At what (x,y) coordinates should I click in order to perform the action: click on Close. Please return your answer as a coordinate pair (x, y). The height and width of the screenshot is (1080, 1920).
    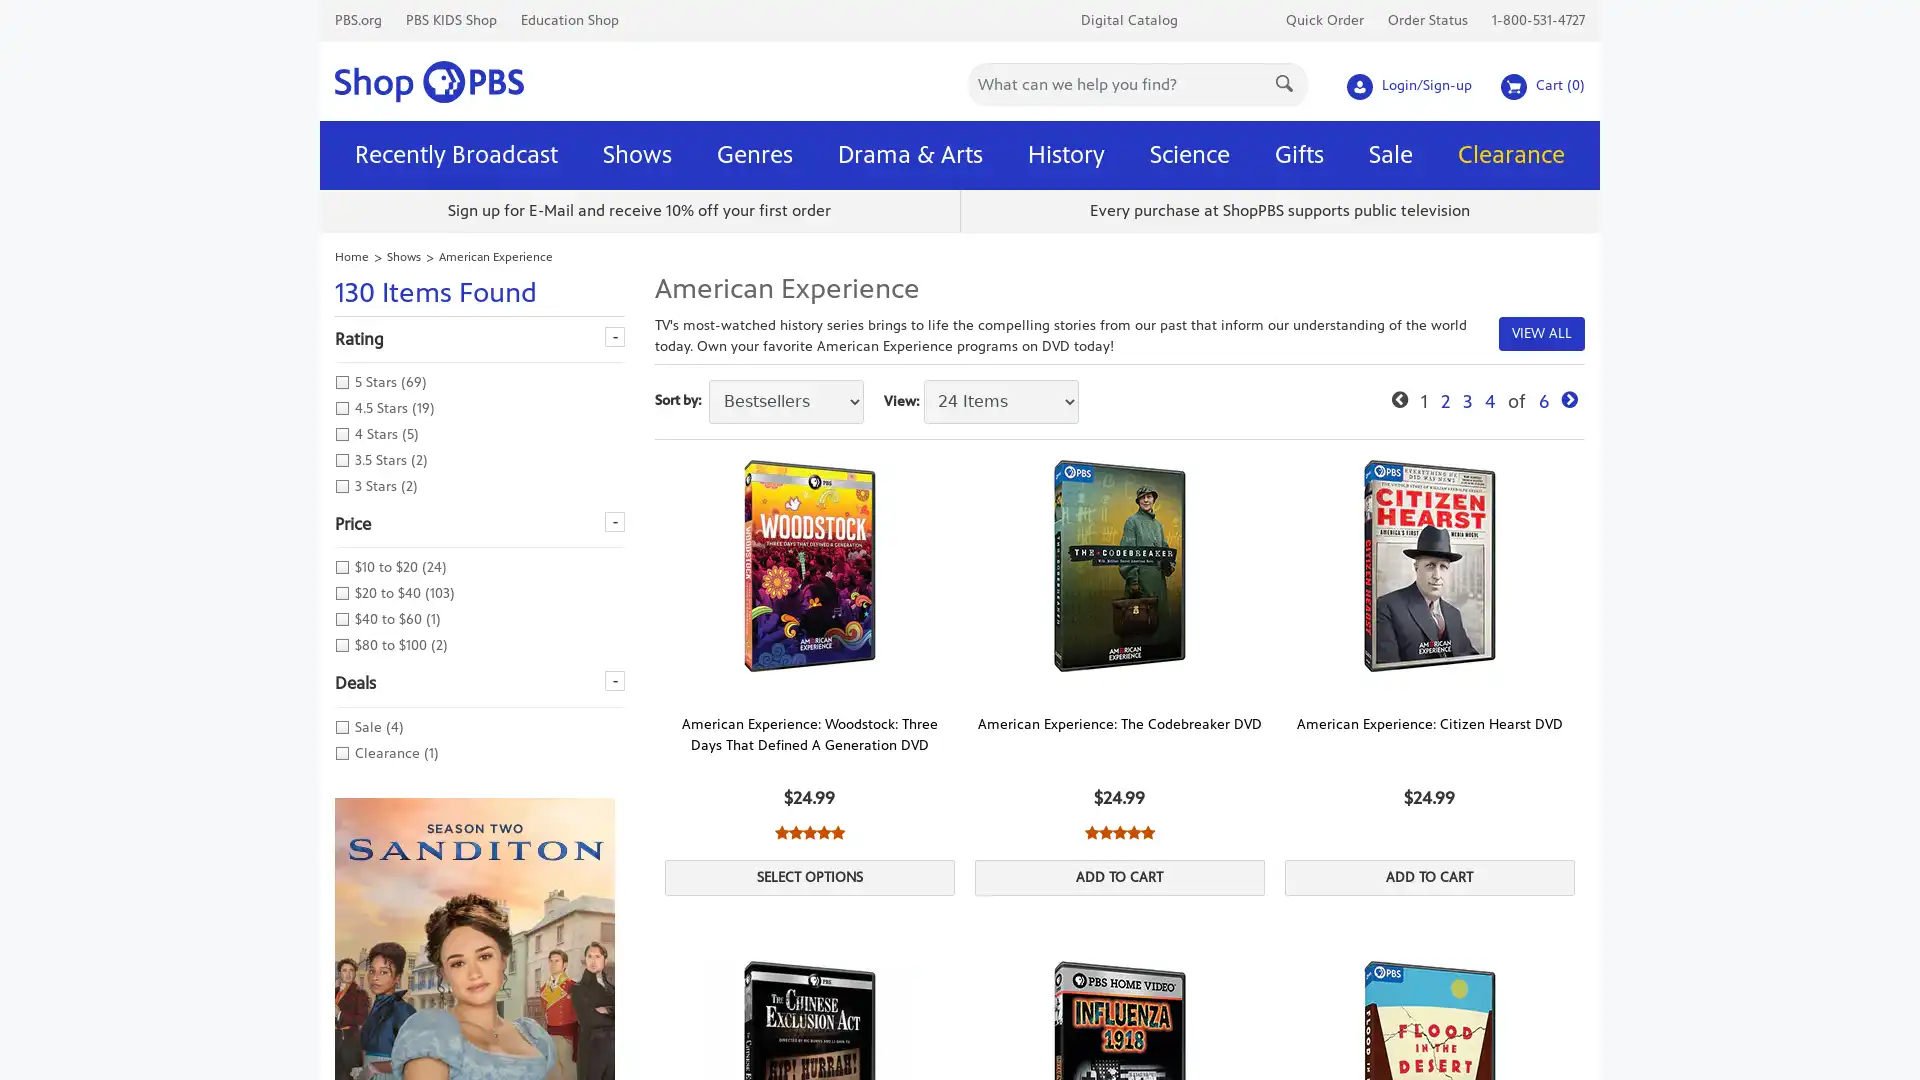
    Looking at the image, I should click on (1237, 19).